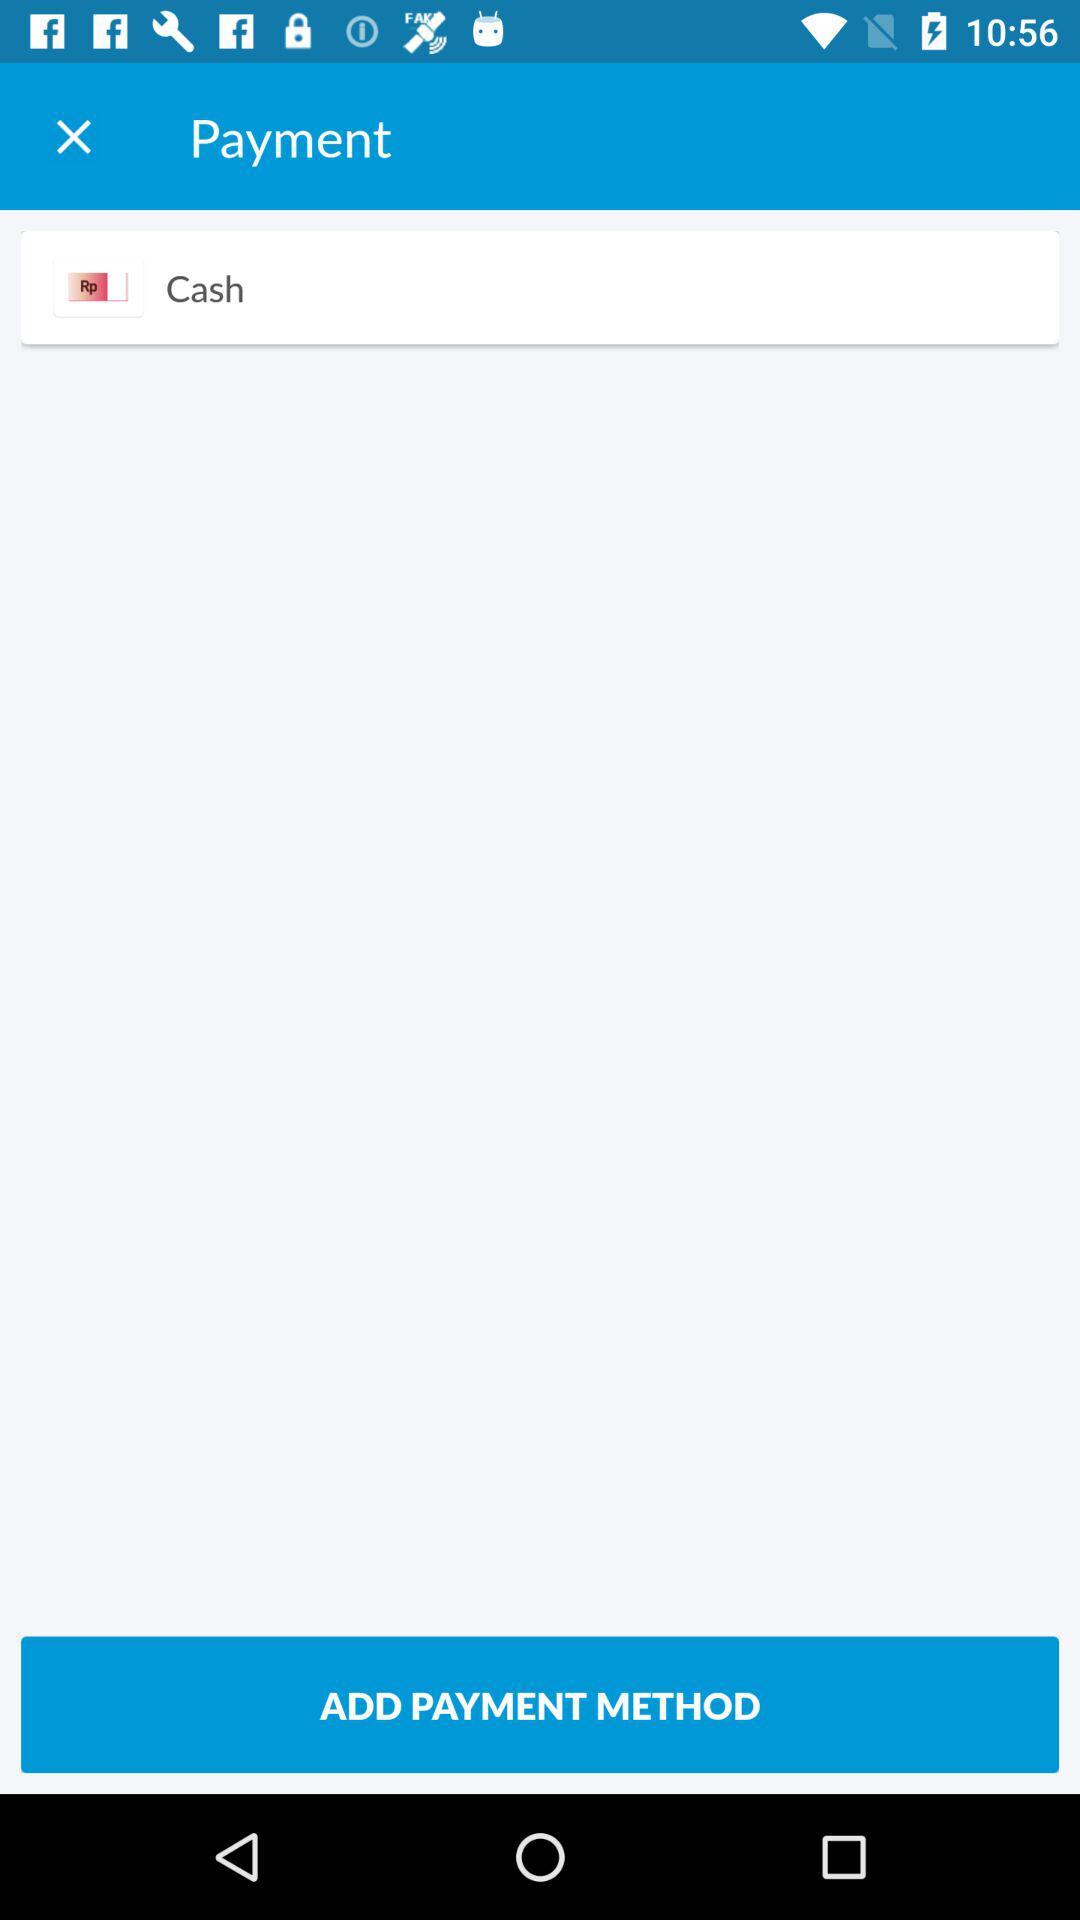  Describe the element at coordinates (72, 135) in the screenshot. I see `the item to the left of the payment icon` at that location.